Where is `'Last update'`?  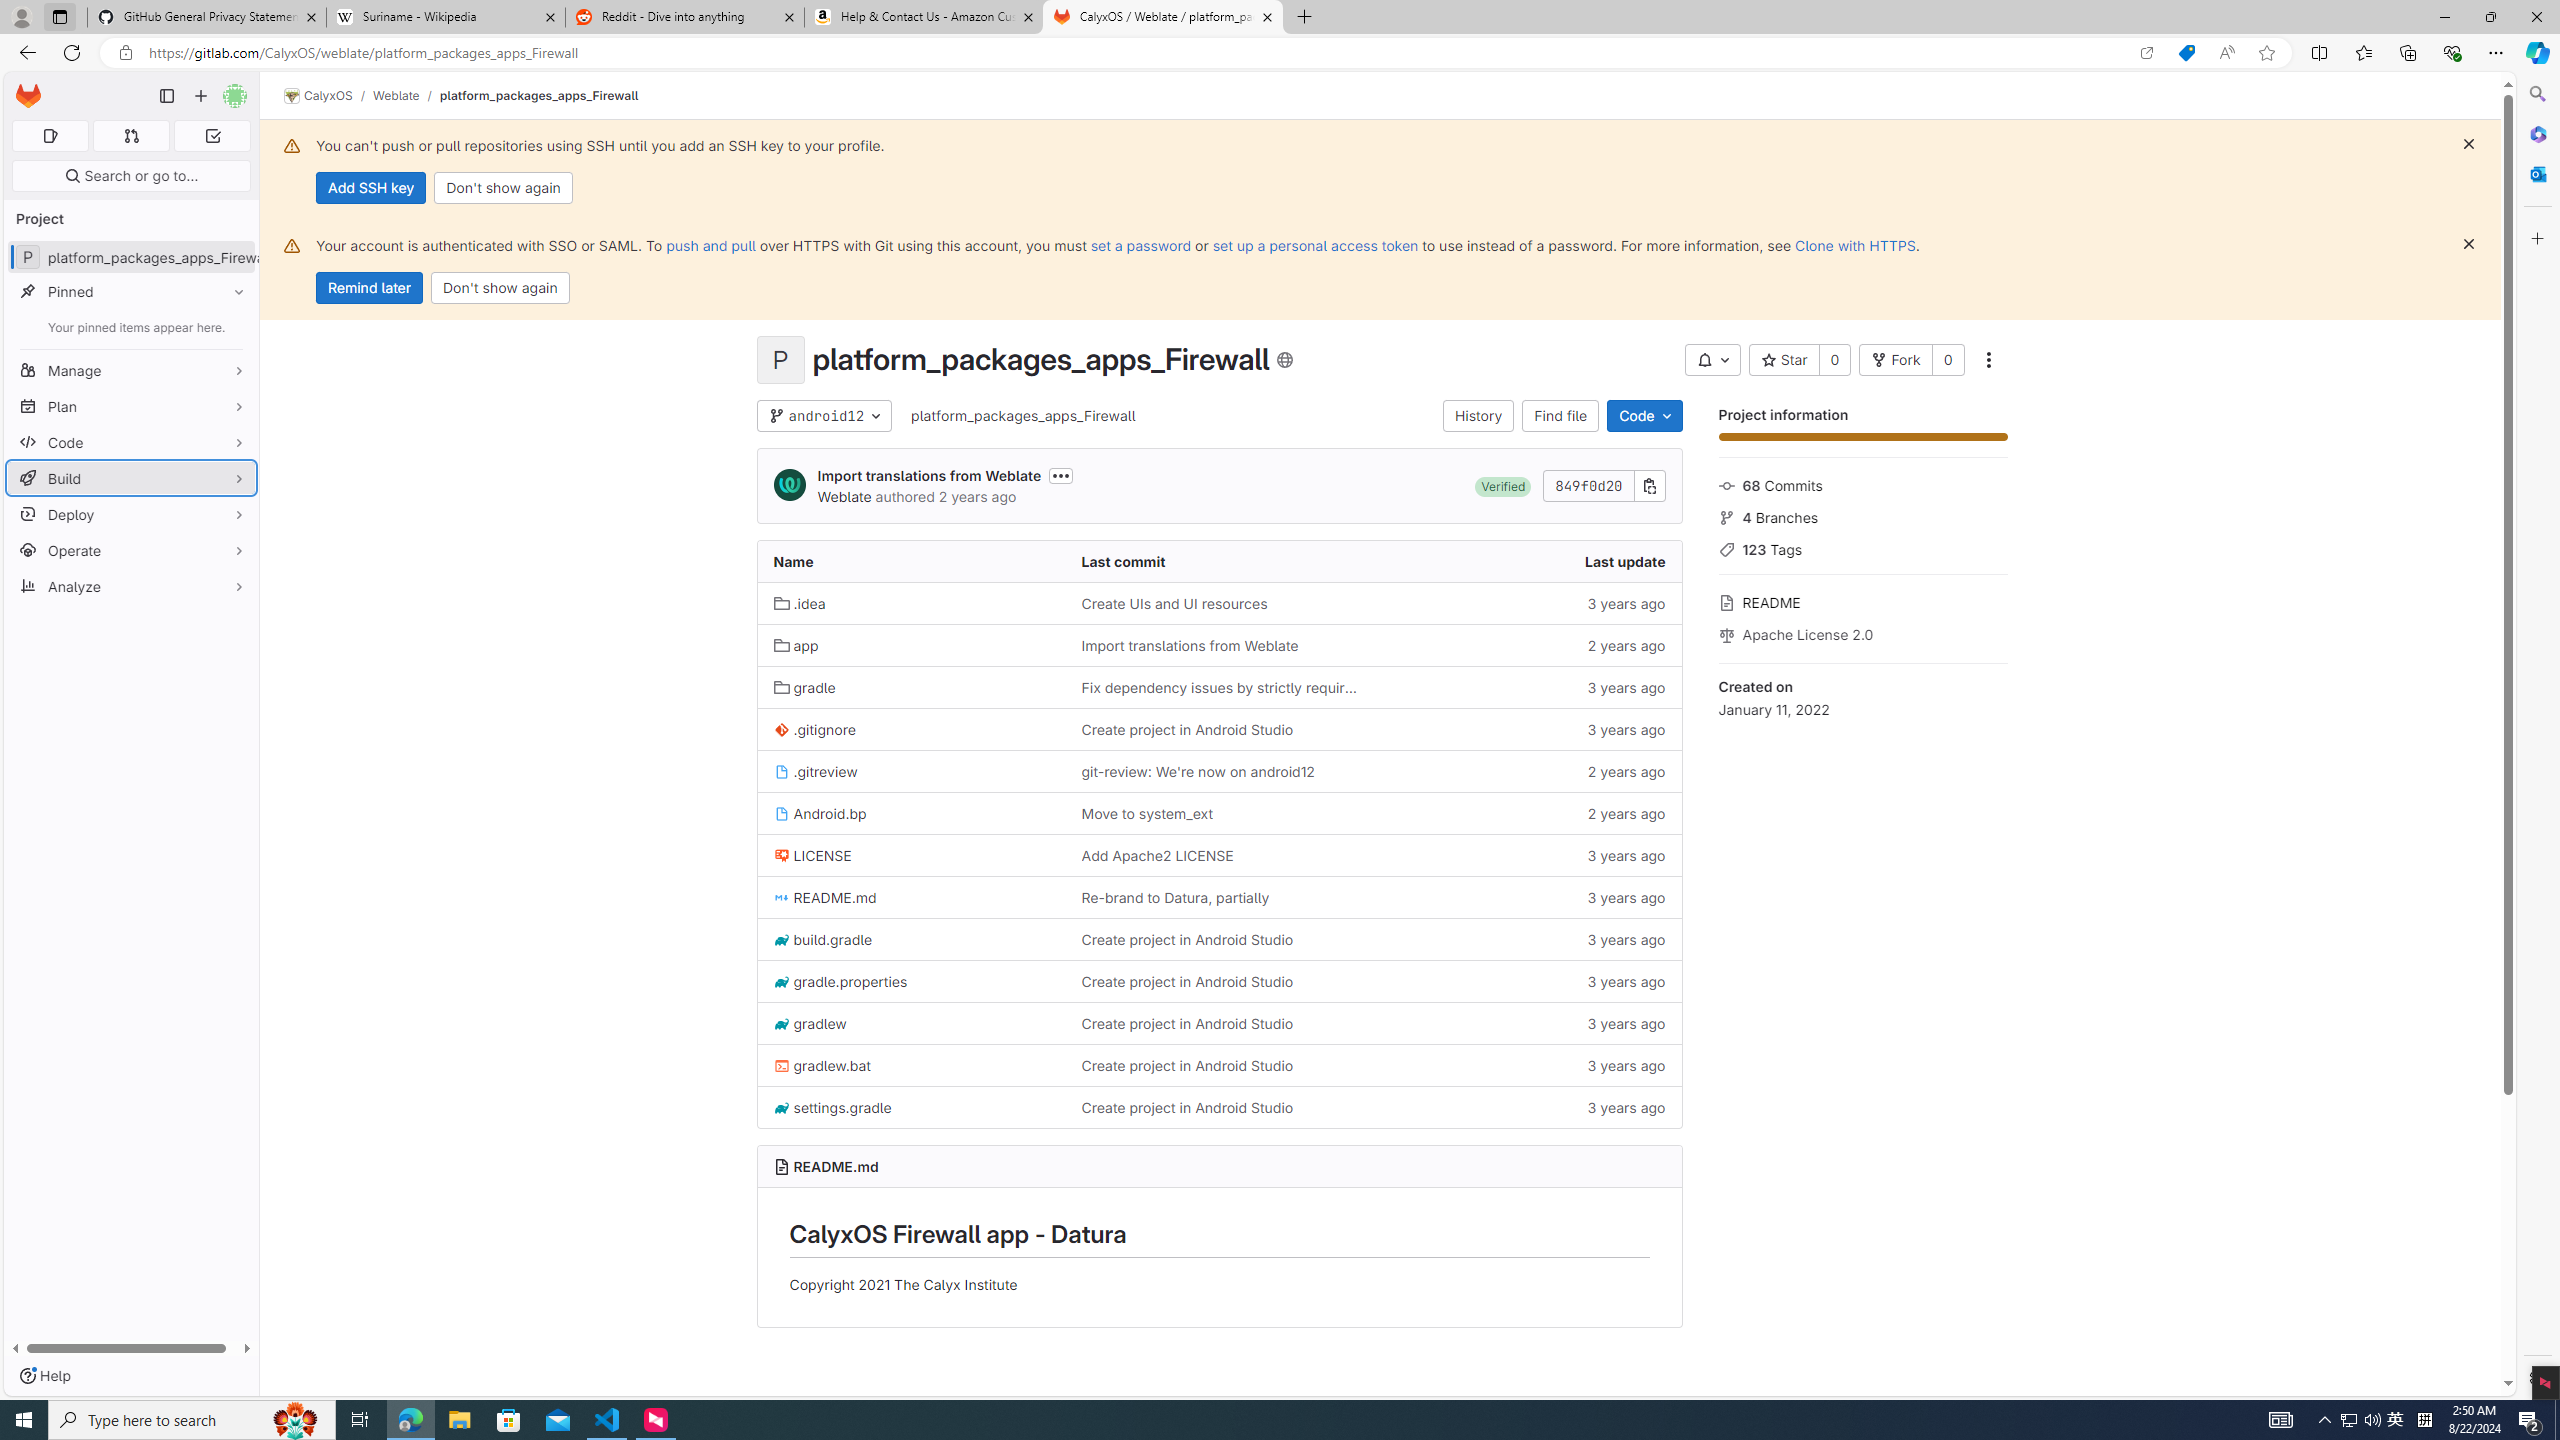
'Last update' is located at coordinates (1526, 562).